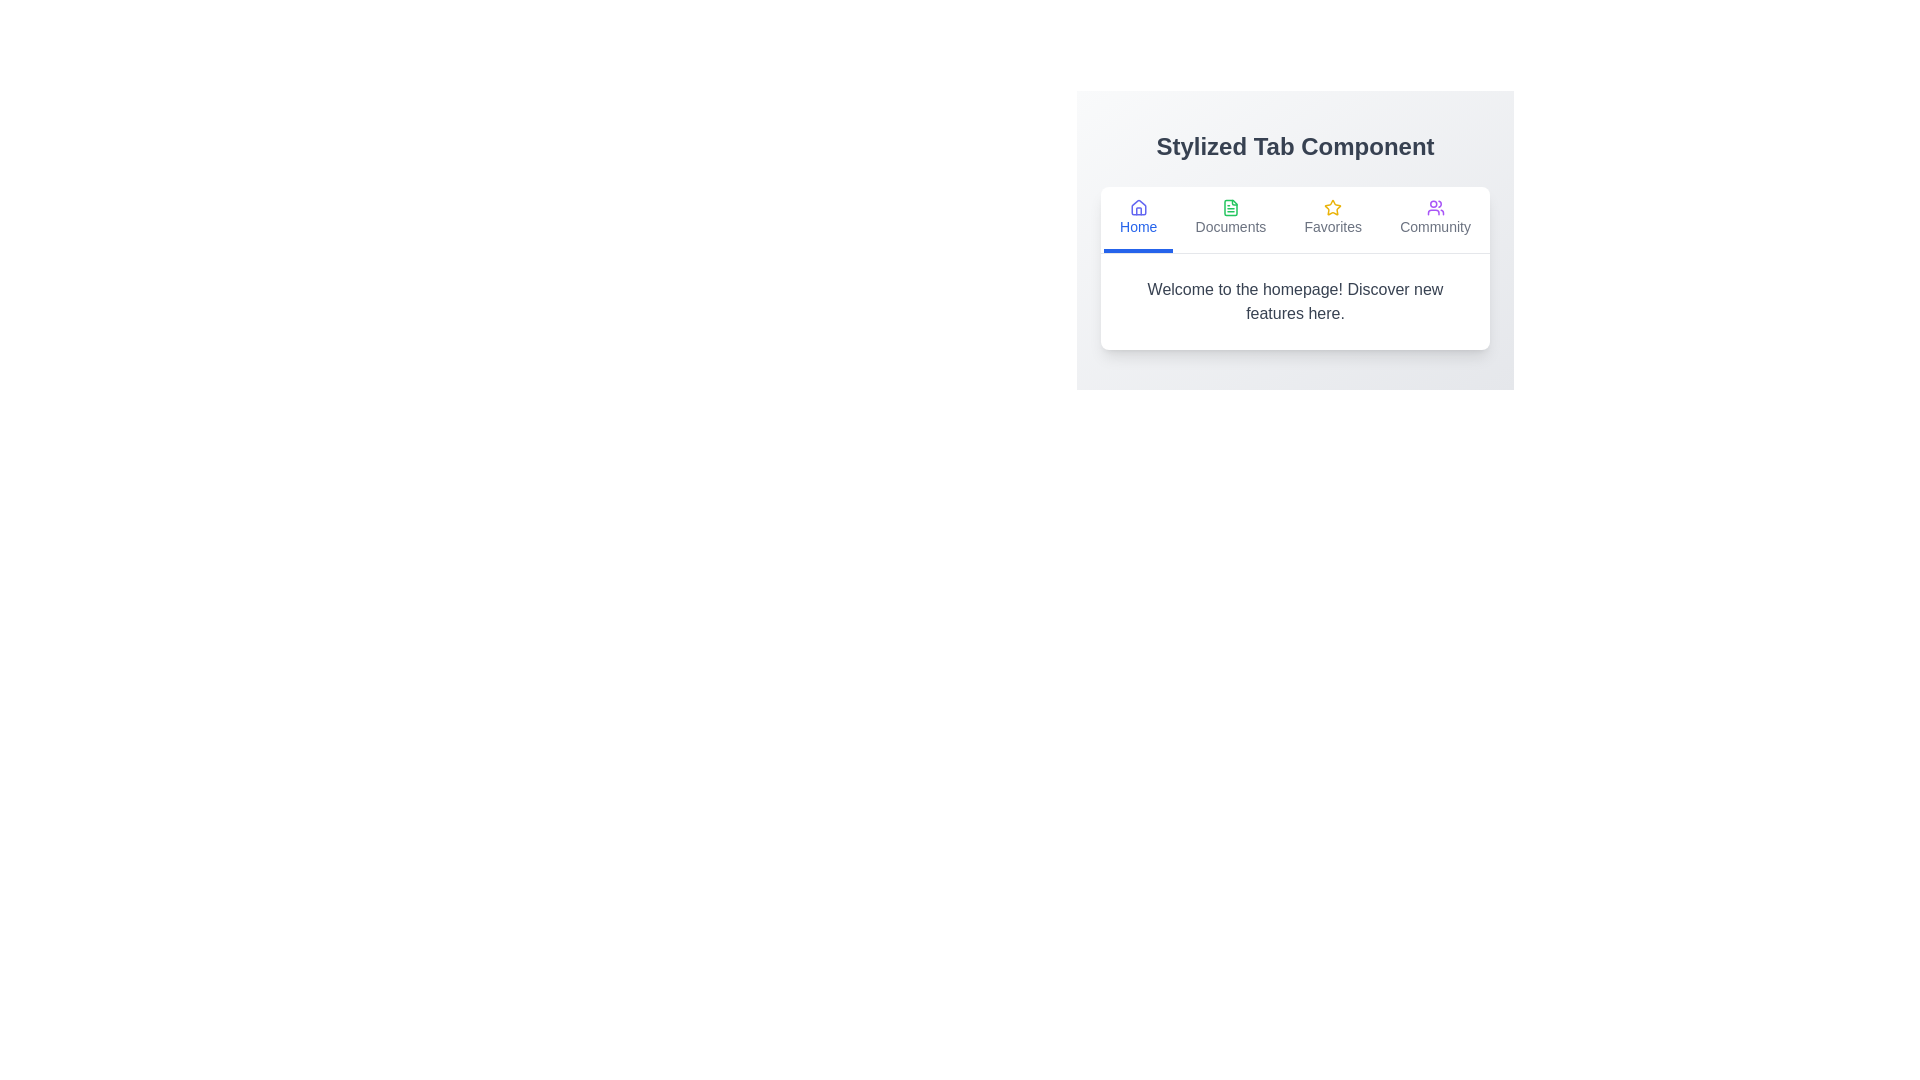  Describe the element at coordinates (1228, 208) in the screenshot. I see `the 'Documents' icon in the navigation tab, which is centrally located in the 'Documents' section of the tab bar` at that location.